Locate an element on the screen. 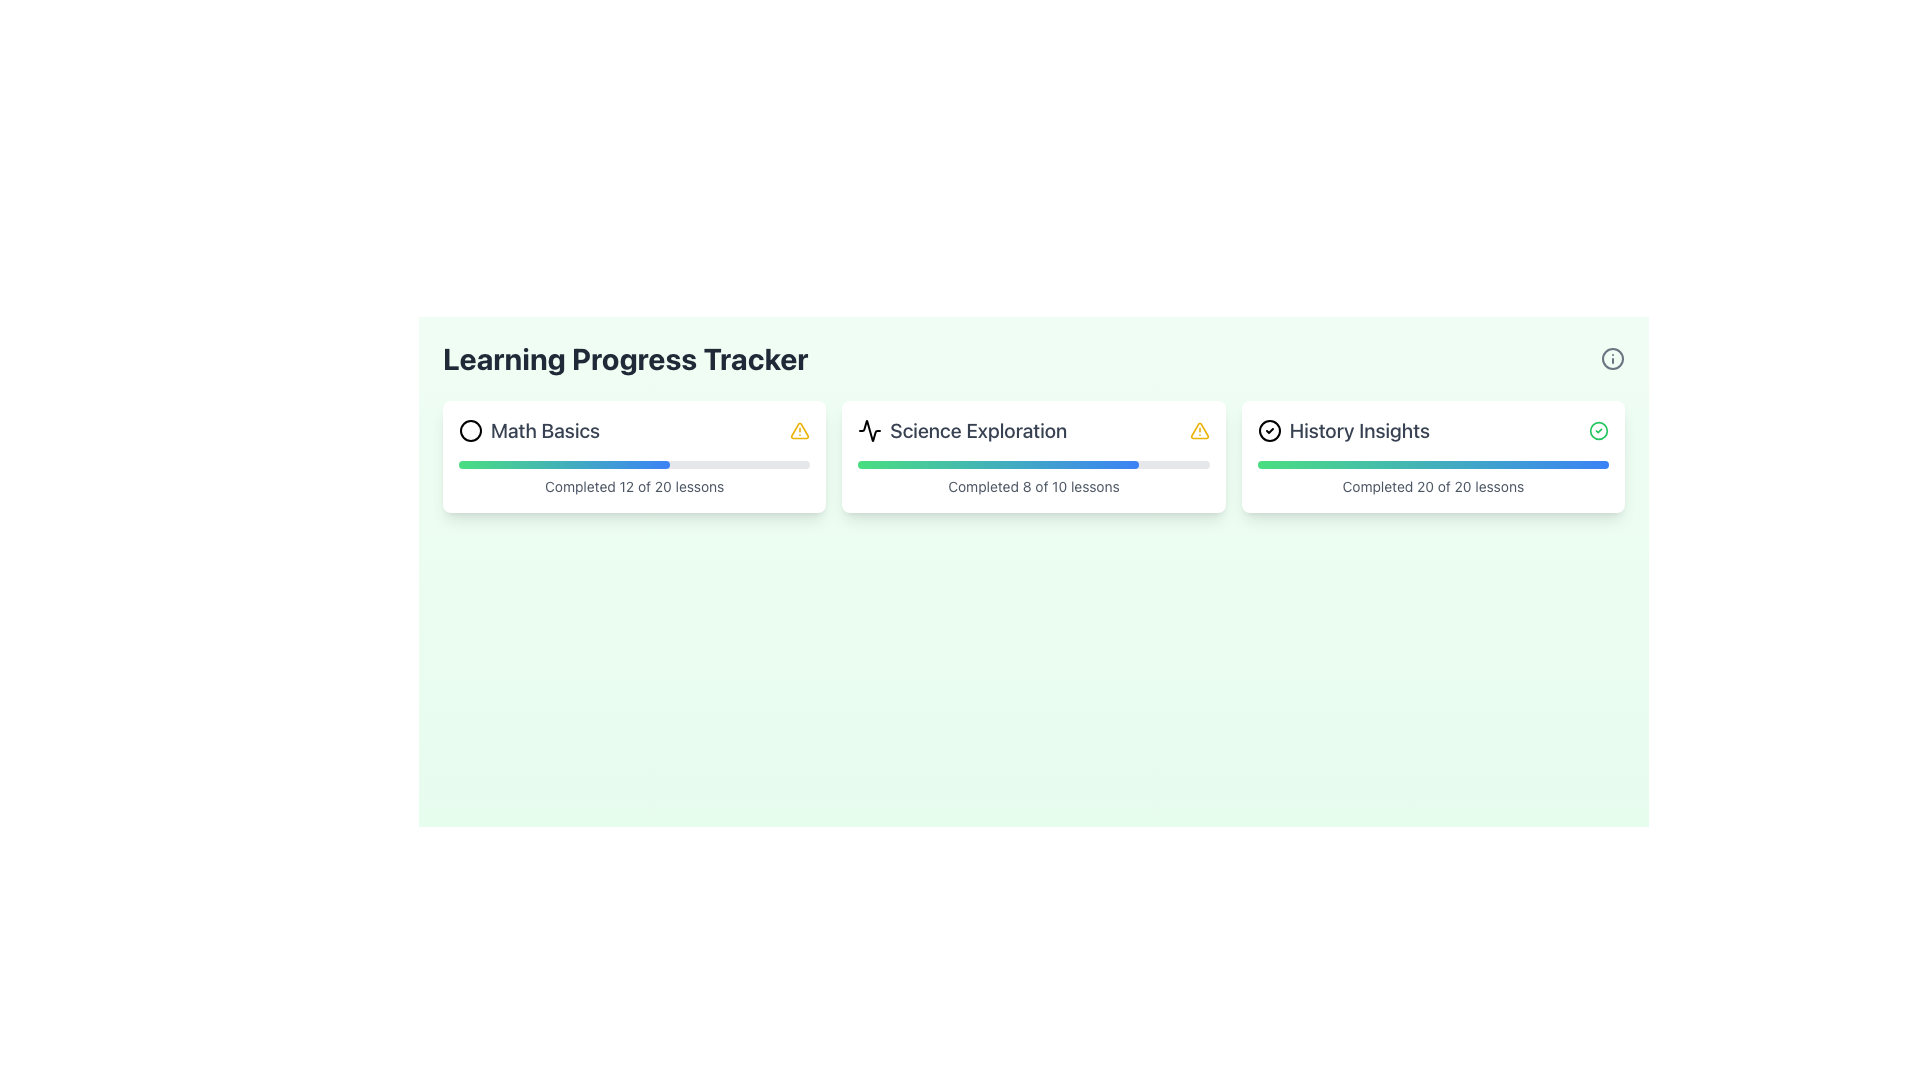  the horizontal progress bar with a gradient fill in the 'Math Basics' card, located below the title 'Math Basics' and above the completion status text is located at coordinates (563, 465).